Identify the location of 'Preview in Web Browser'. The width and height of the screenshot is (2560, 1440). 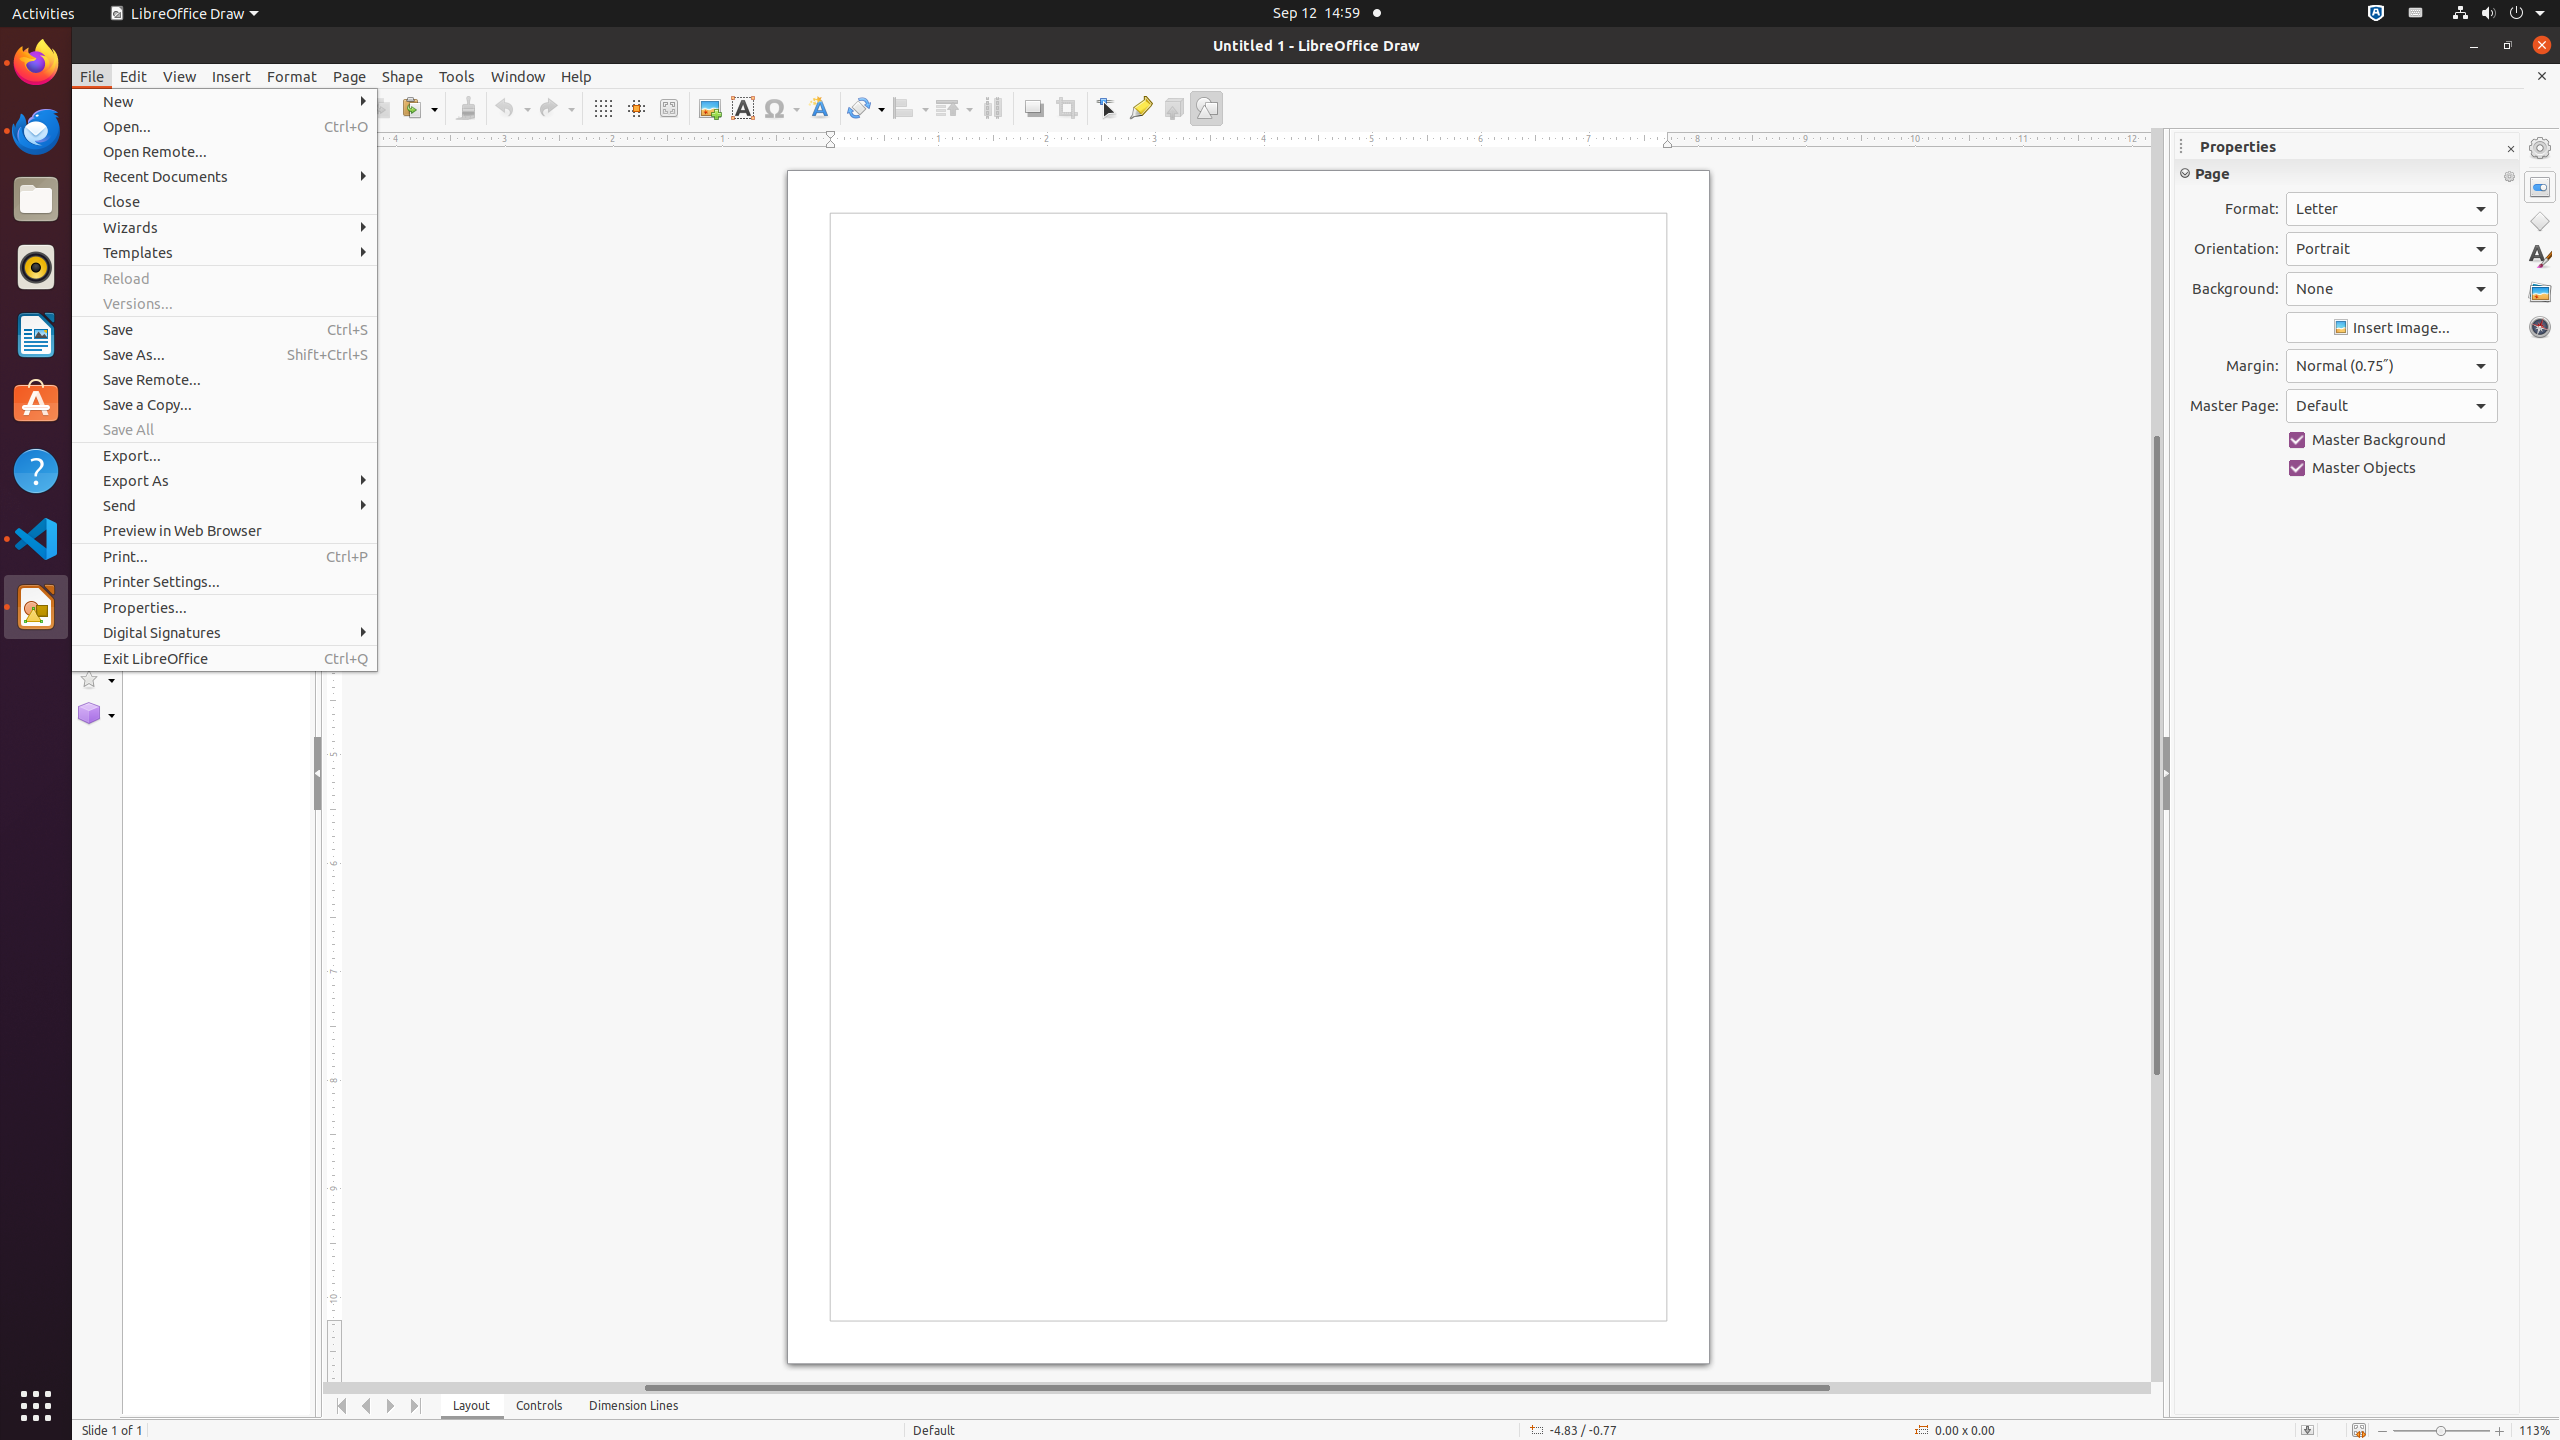
(224, 529).